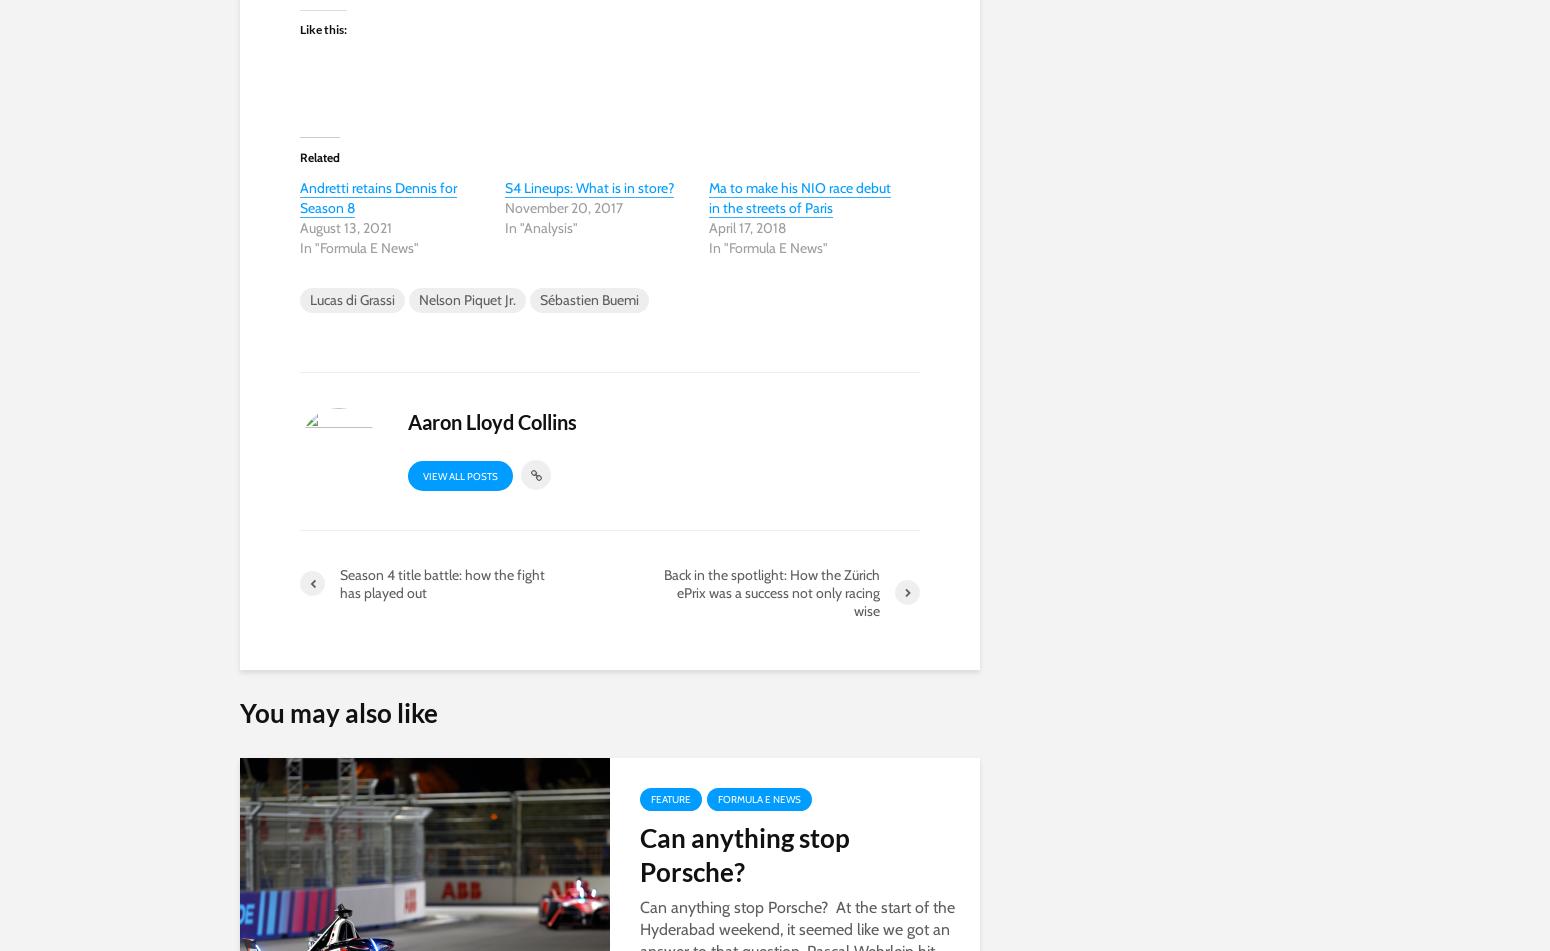 The width and height of the screenshot is (1550, 951). Describe the element at coordinates (772, 590) in the screenshot. I see `'Back in the spotlight: How the Zürich ePrix was a success not only racing wise'` at that location.